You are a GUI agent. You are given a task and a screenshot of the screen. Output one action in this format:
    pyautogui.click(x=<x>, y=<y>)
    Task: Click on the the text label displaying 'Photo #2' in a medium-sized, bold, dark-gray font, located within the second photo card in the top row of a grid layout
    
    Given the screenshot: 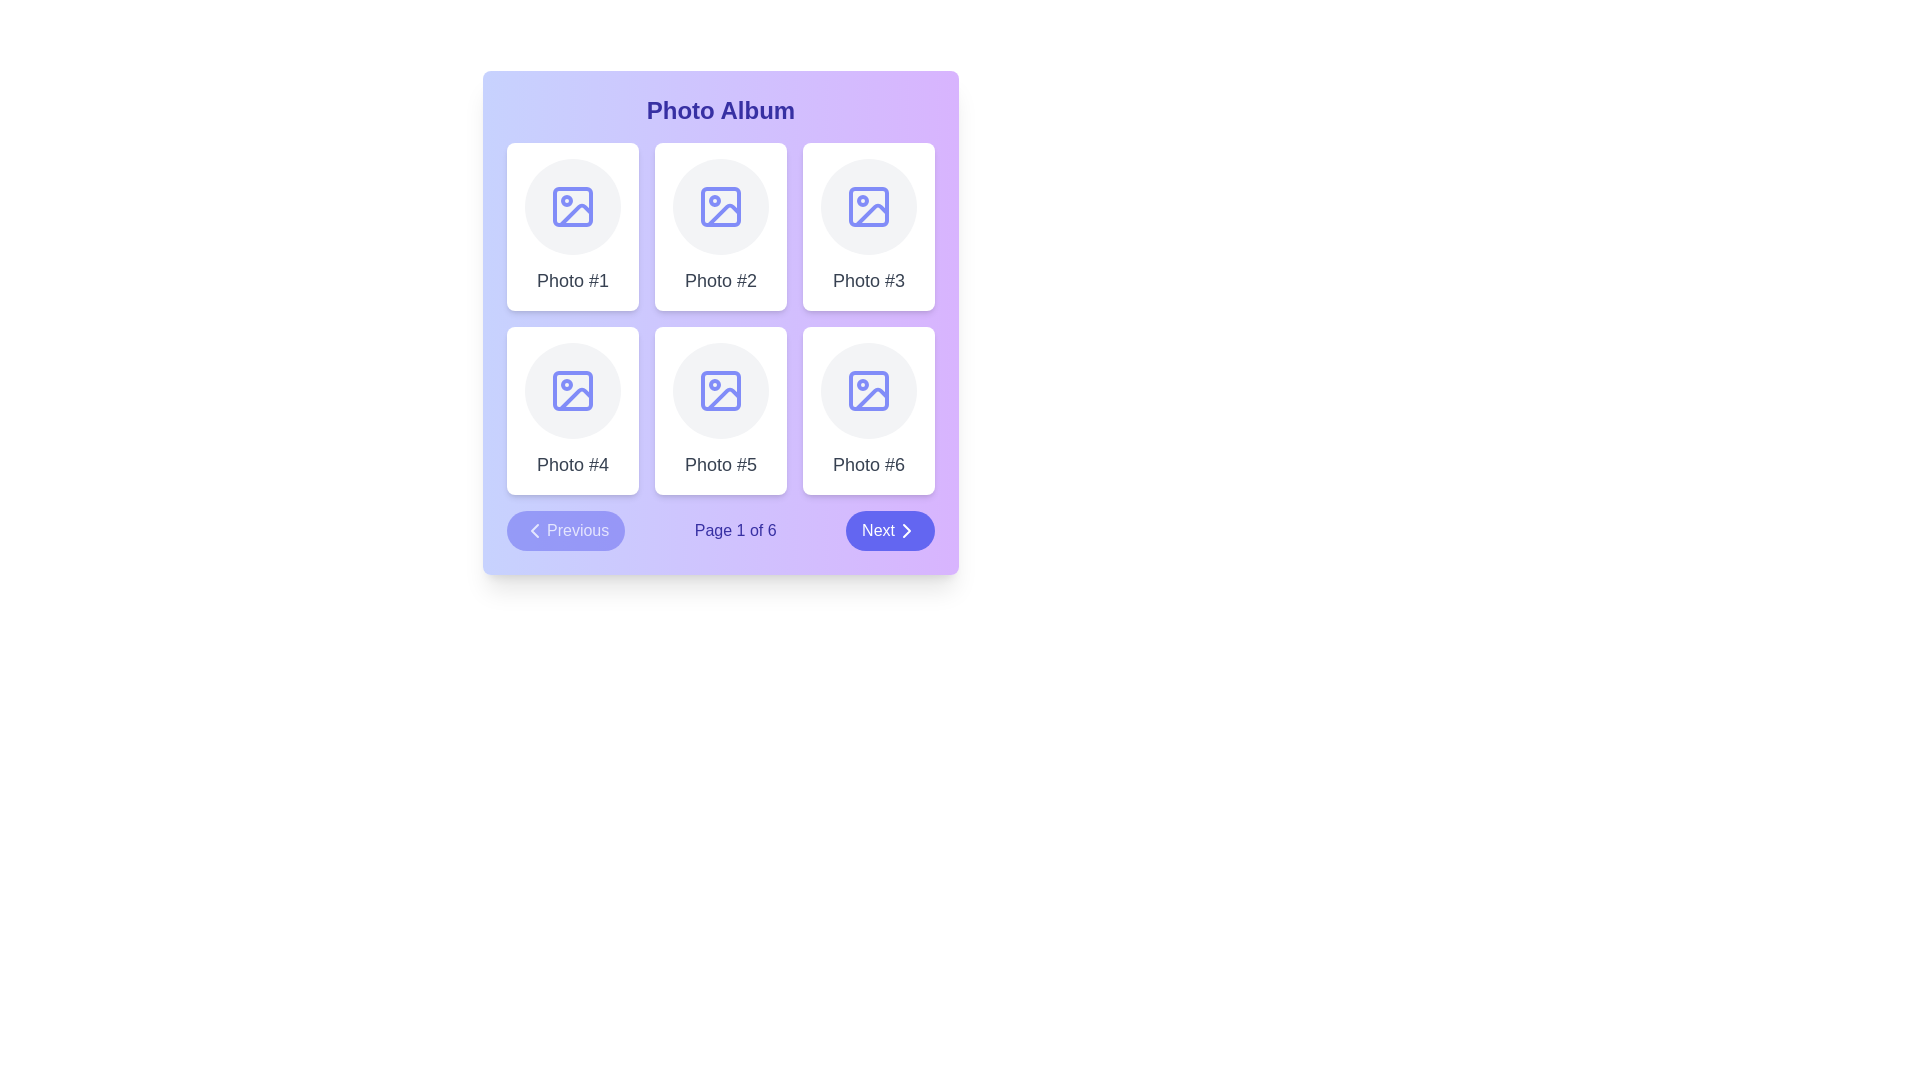 What is the action you would take?
    pyautogui.click(x=720, y=281)
    